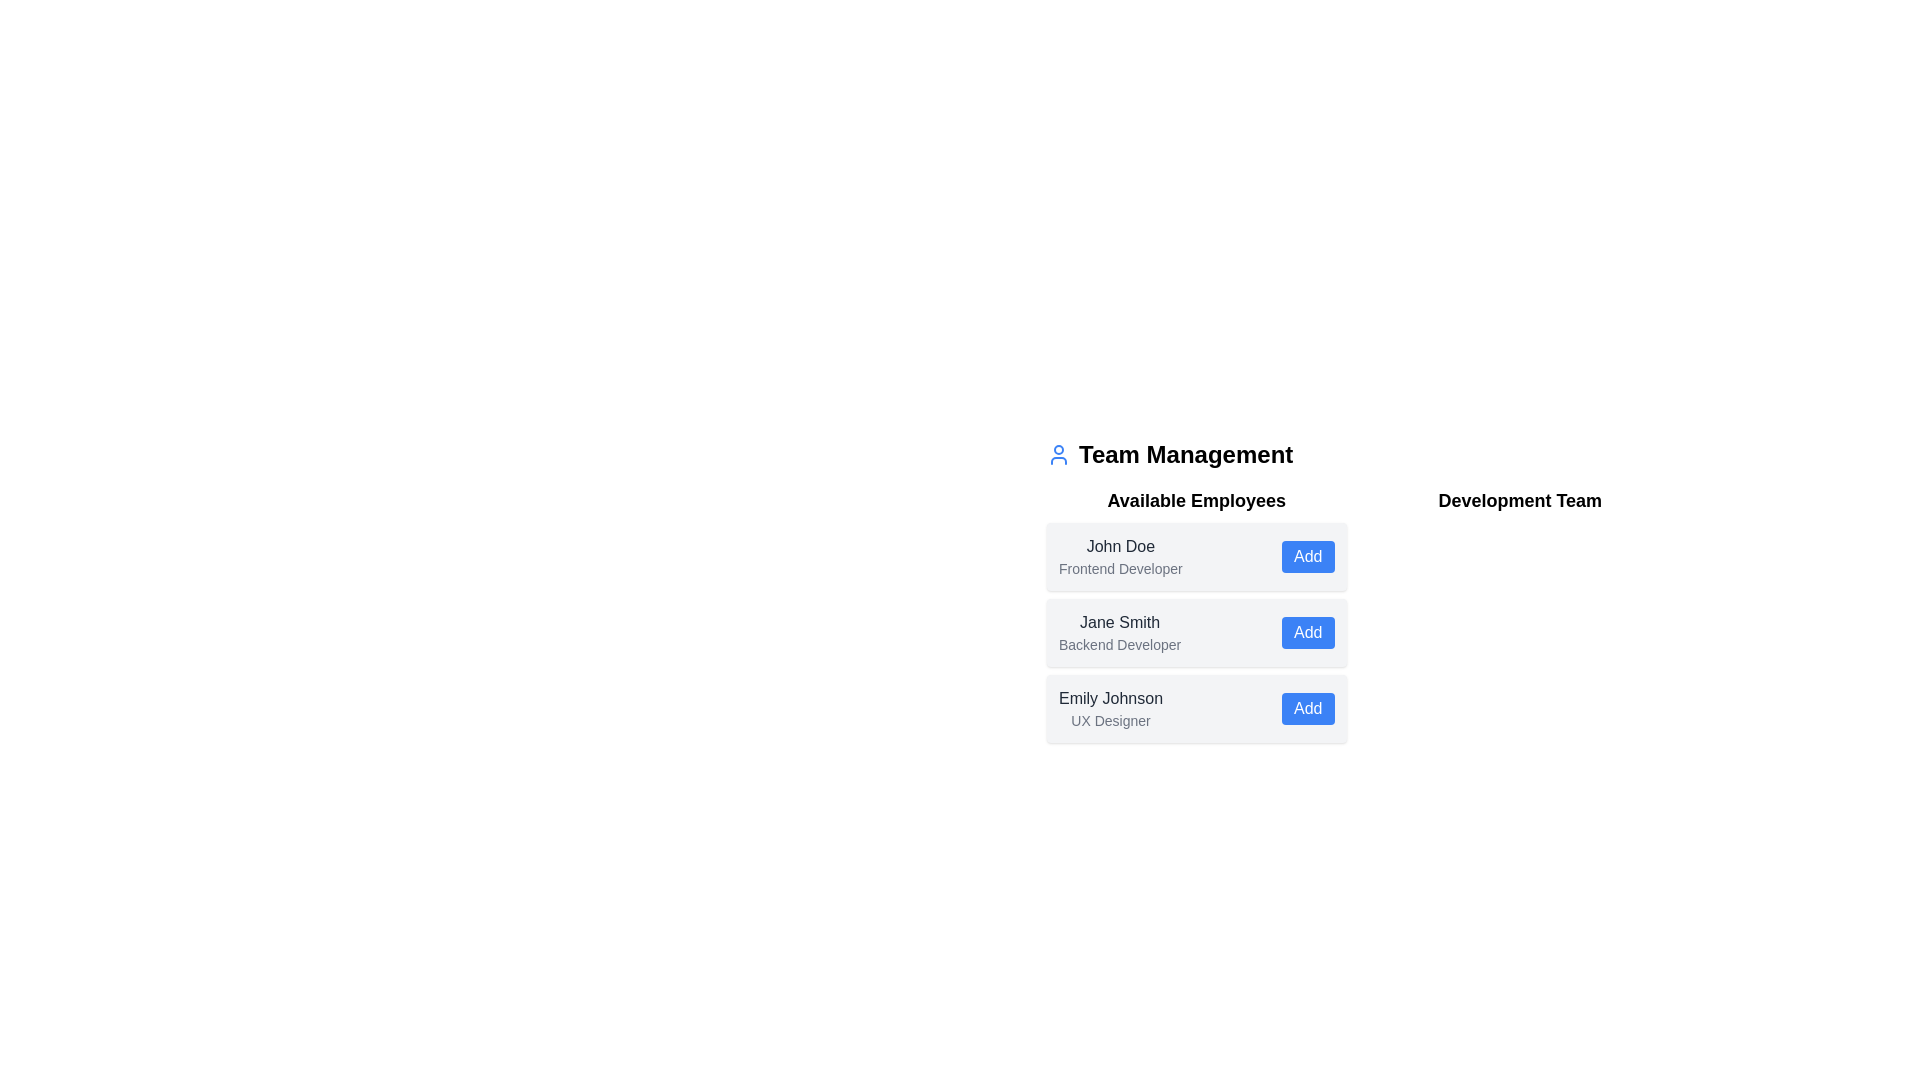 Image resolution: width=1920 pixels, height=1080 pixels. What do you see at coordinates (1358, 589) in the screenshot?
I see `the 'Add' button in the team management section` at bounding box center [1358, 589].